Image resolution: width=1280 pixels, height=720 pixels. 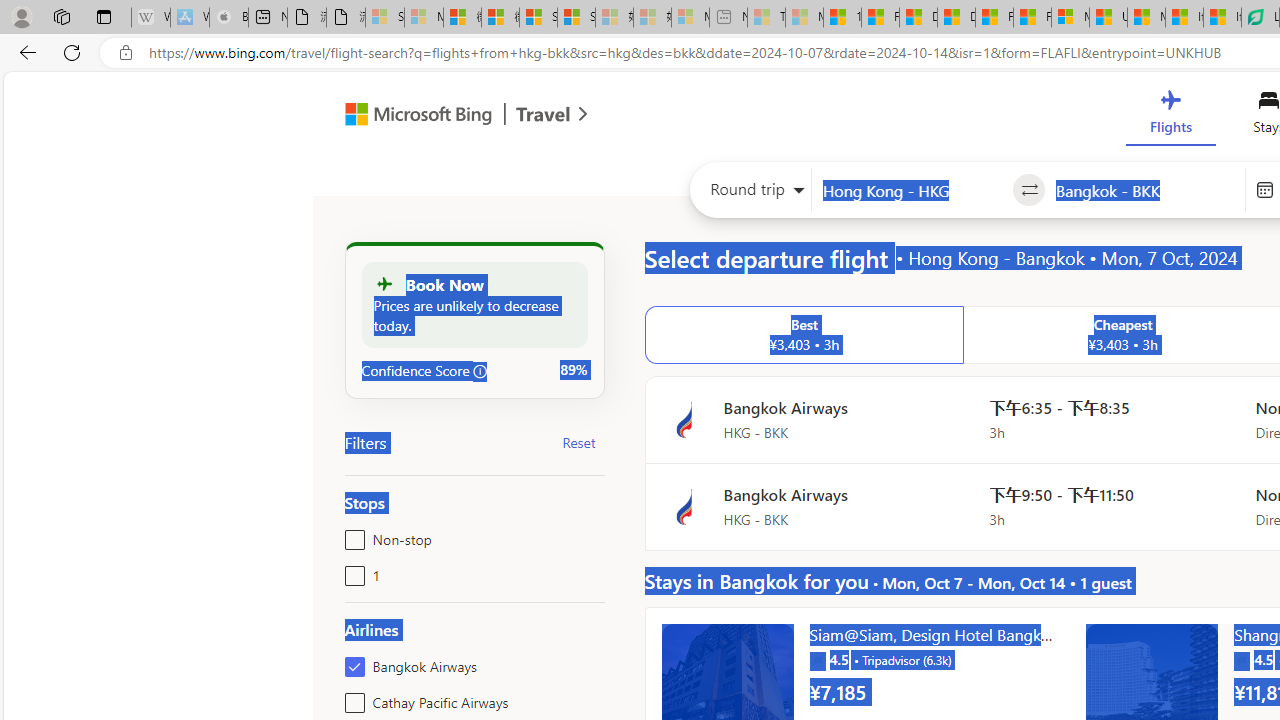 What do you see at coordinates (911, 190) in the screenshot?
I see `'Leaving from?'` at bounding box center [911, 190].